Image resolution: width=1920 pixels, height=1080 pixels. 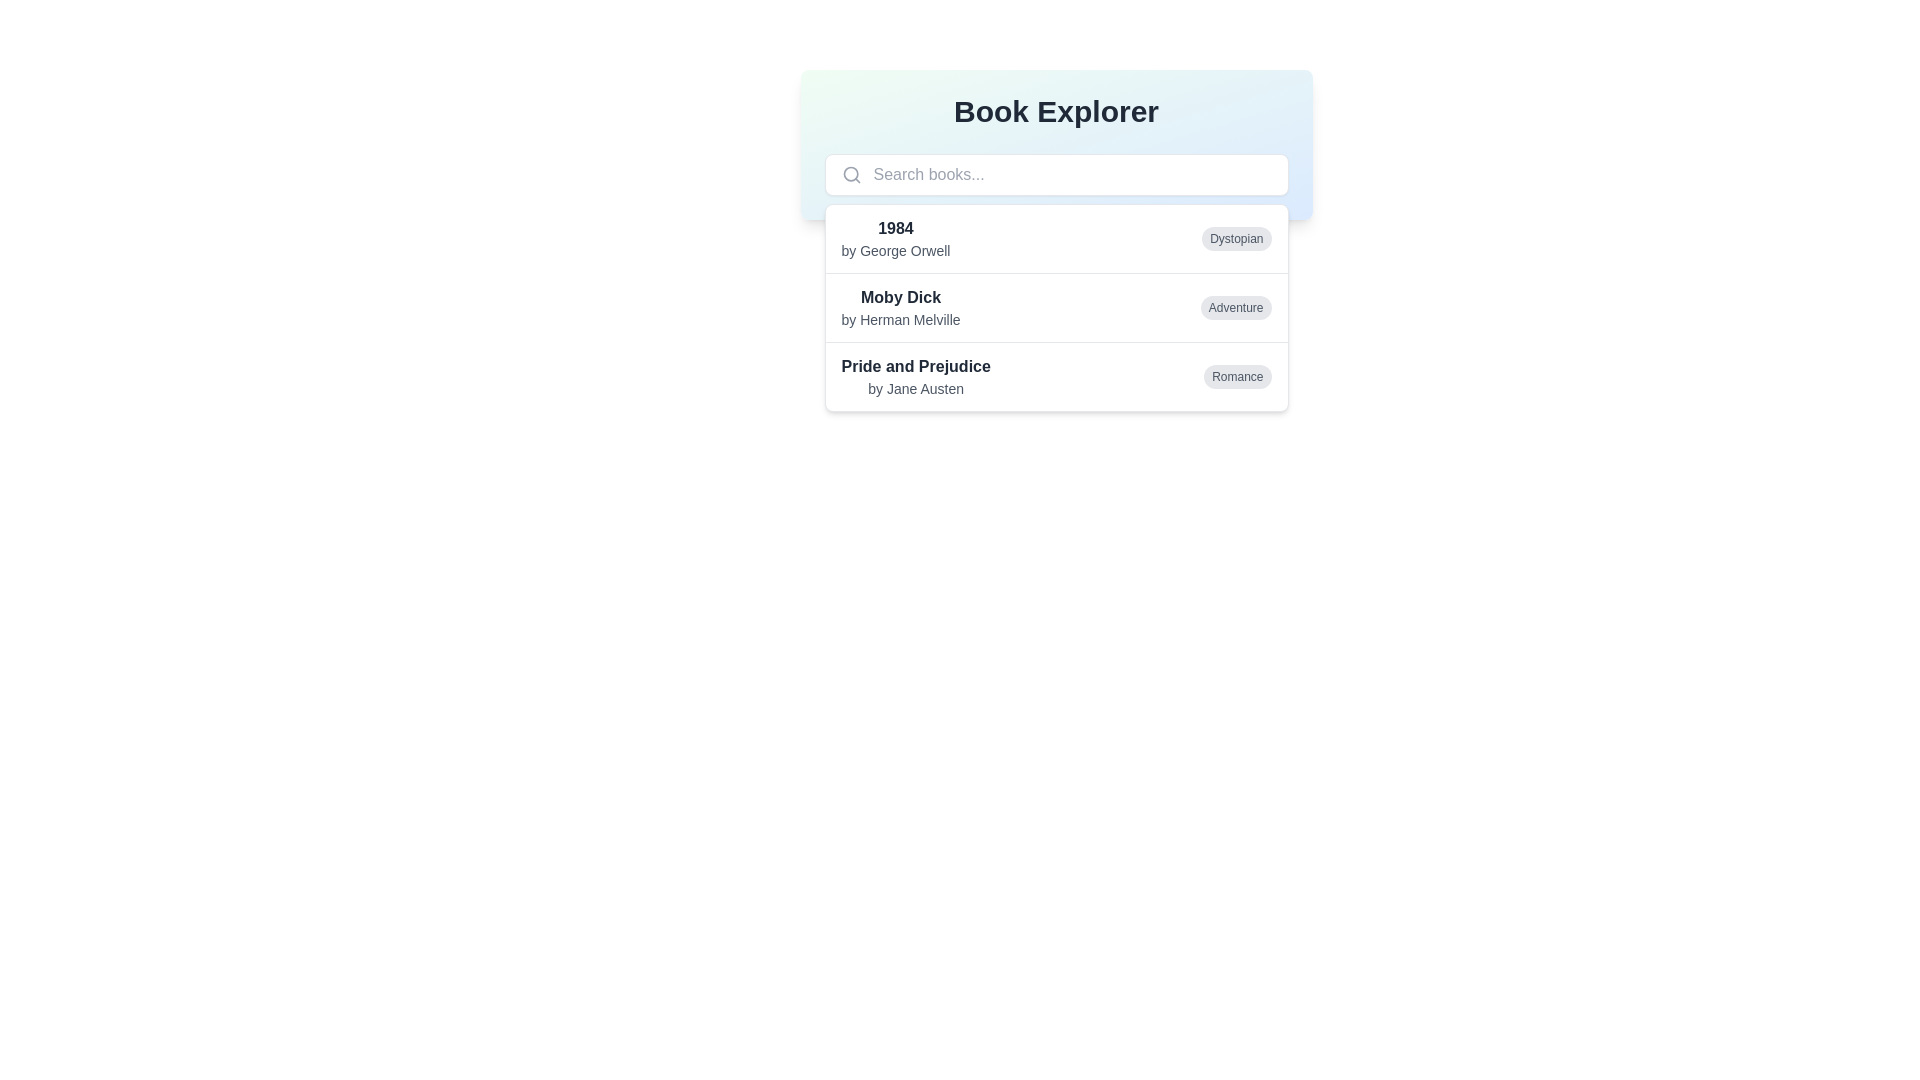 I want to click on the second entry in the book search results dropdown, which displays concise information about a book, so click(x=1055, y=308).